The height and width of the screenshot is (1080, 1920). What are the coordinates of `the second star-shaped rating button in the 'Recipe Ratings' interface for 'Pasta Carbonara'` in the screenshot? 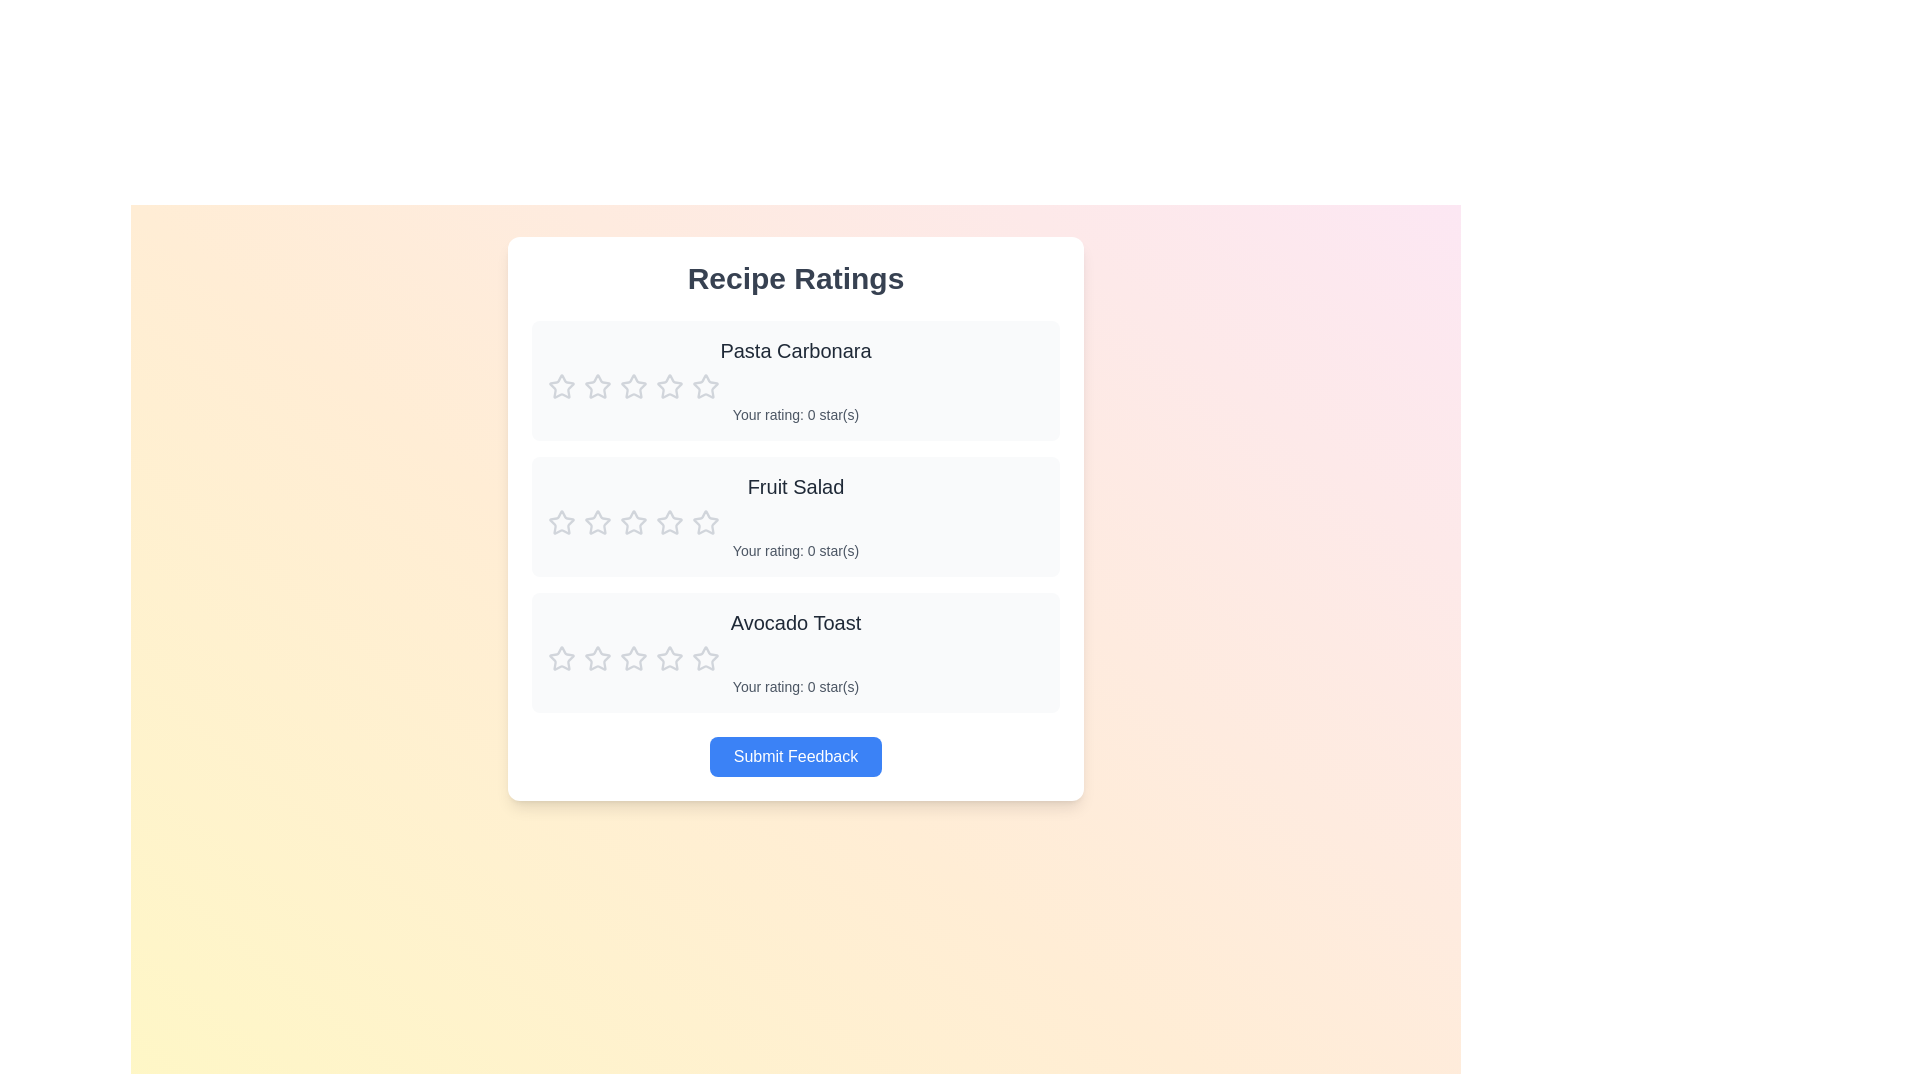 It's located at (632, 386).